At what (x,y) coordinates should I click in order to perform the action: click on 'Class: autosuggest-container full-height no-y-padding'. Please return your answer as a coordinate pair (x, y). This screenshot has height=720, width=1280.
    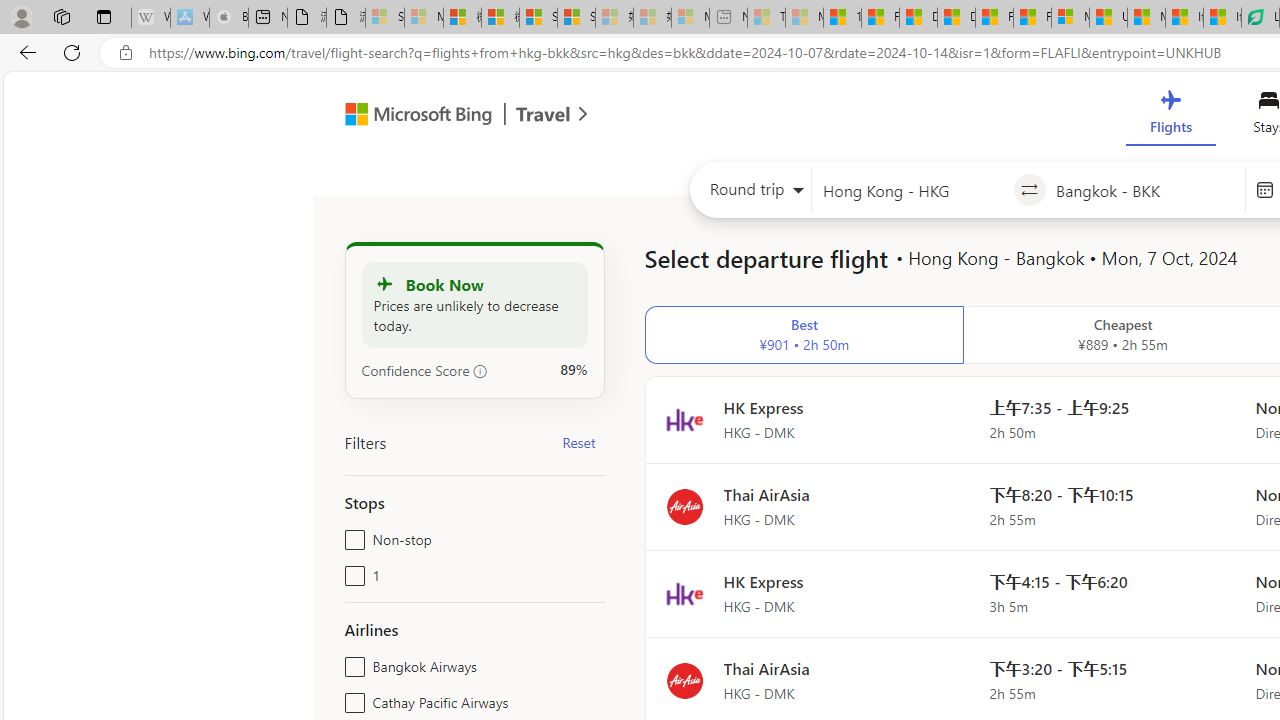
    Looking at the image, I should click on (1145, 190).